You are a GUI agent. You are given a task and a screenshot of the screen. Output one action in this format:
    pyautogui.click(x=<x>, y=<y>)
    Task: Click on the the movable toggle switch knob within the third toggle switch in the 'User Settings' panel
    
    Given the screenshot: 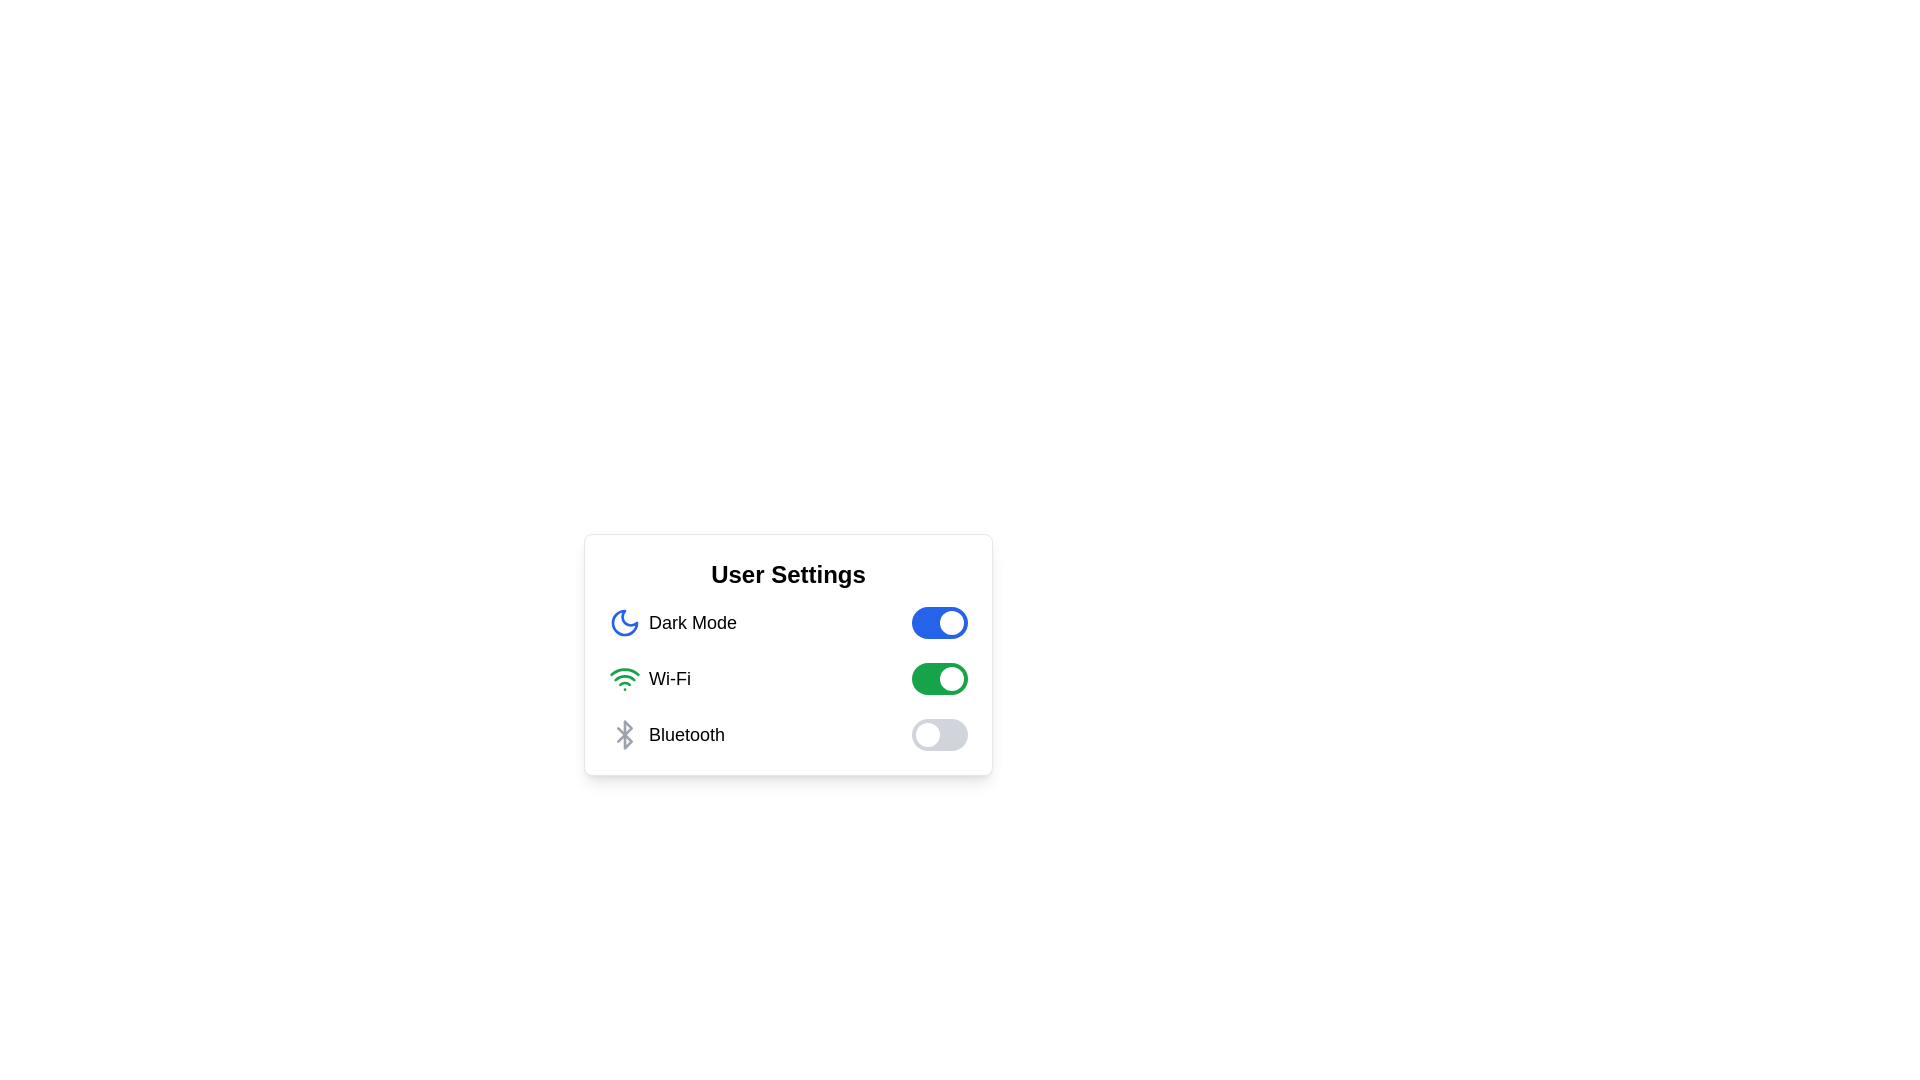 What is the action you would take?
    pyautogui.click(x=926, y=735)
    